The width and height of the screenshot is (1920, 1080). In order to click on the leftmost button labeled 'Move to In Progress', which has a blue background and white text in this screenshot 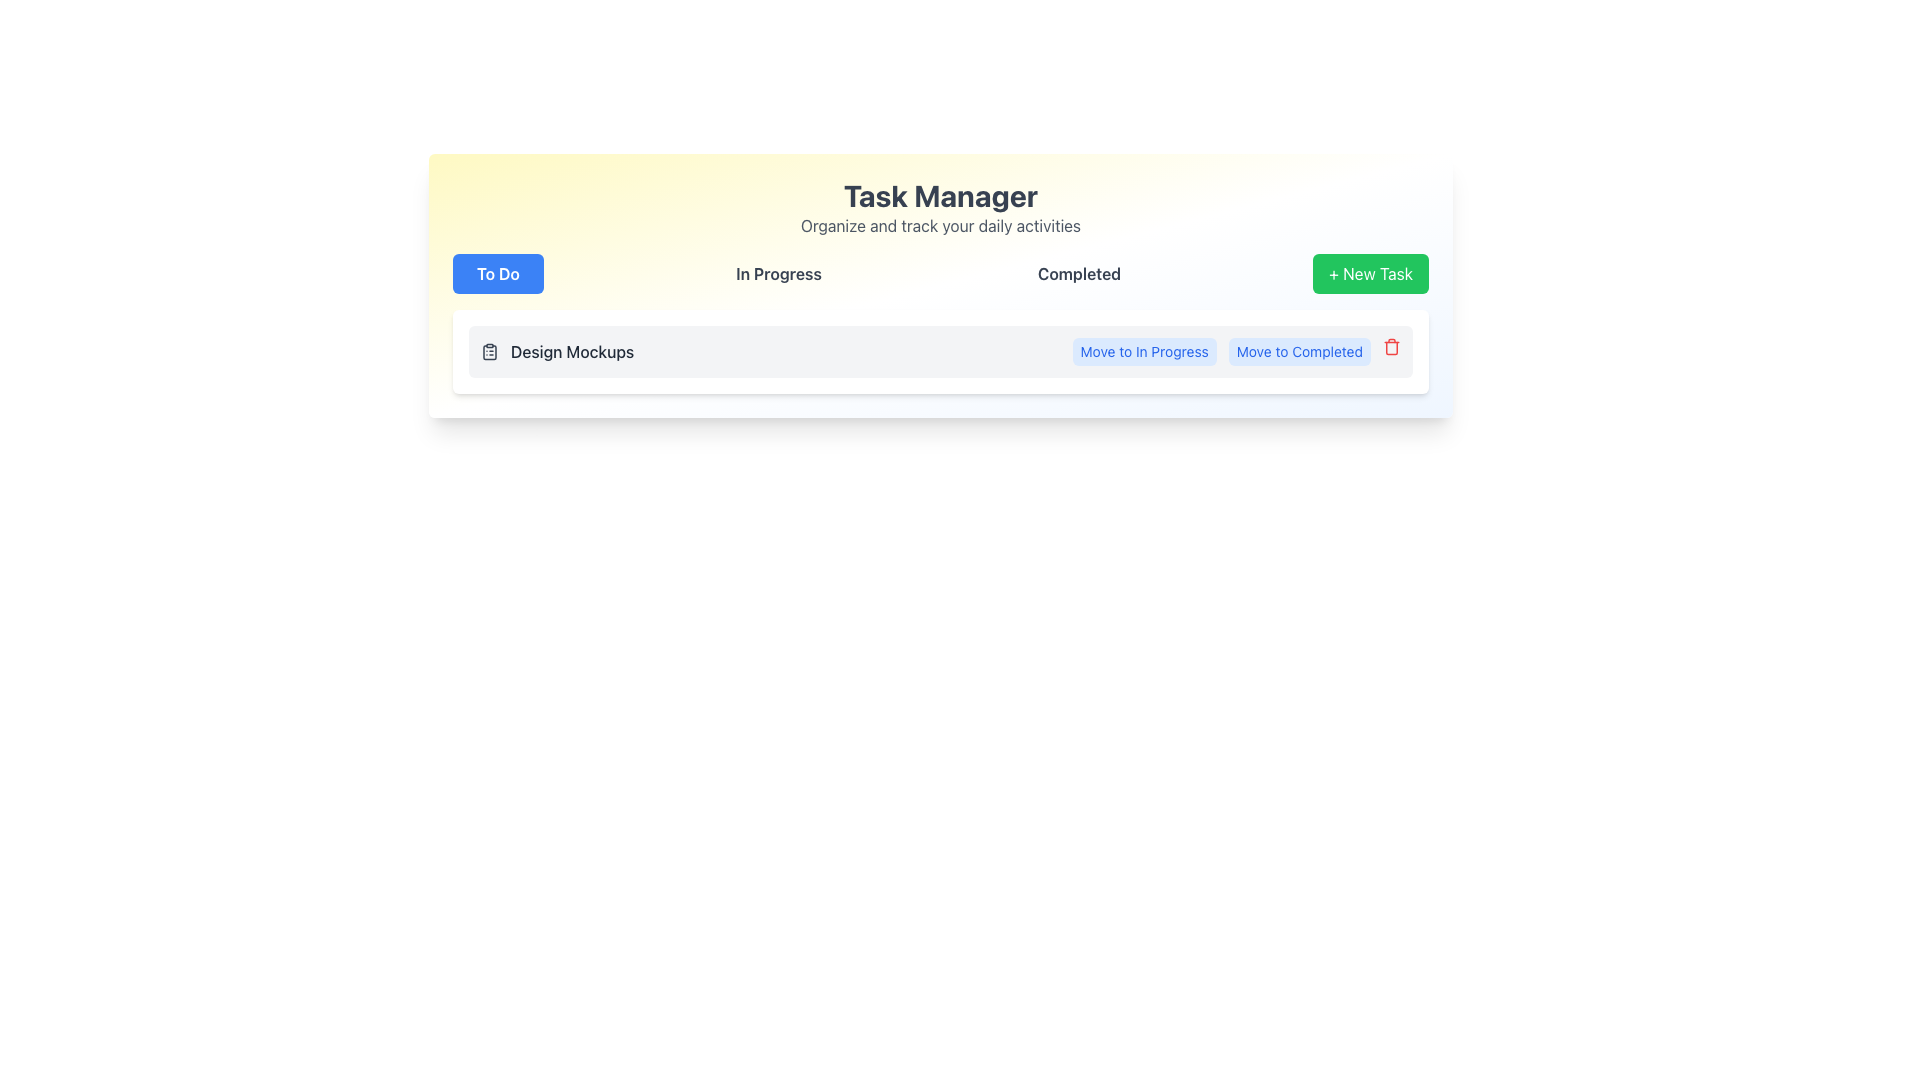, I will do `click(1144, 350)`.